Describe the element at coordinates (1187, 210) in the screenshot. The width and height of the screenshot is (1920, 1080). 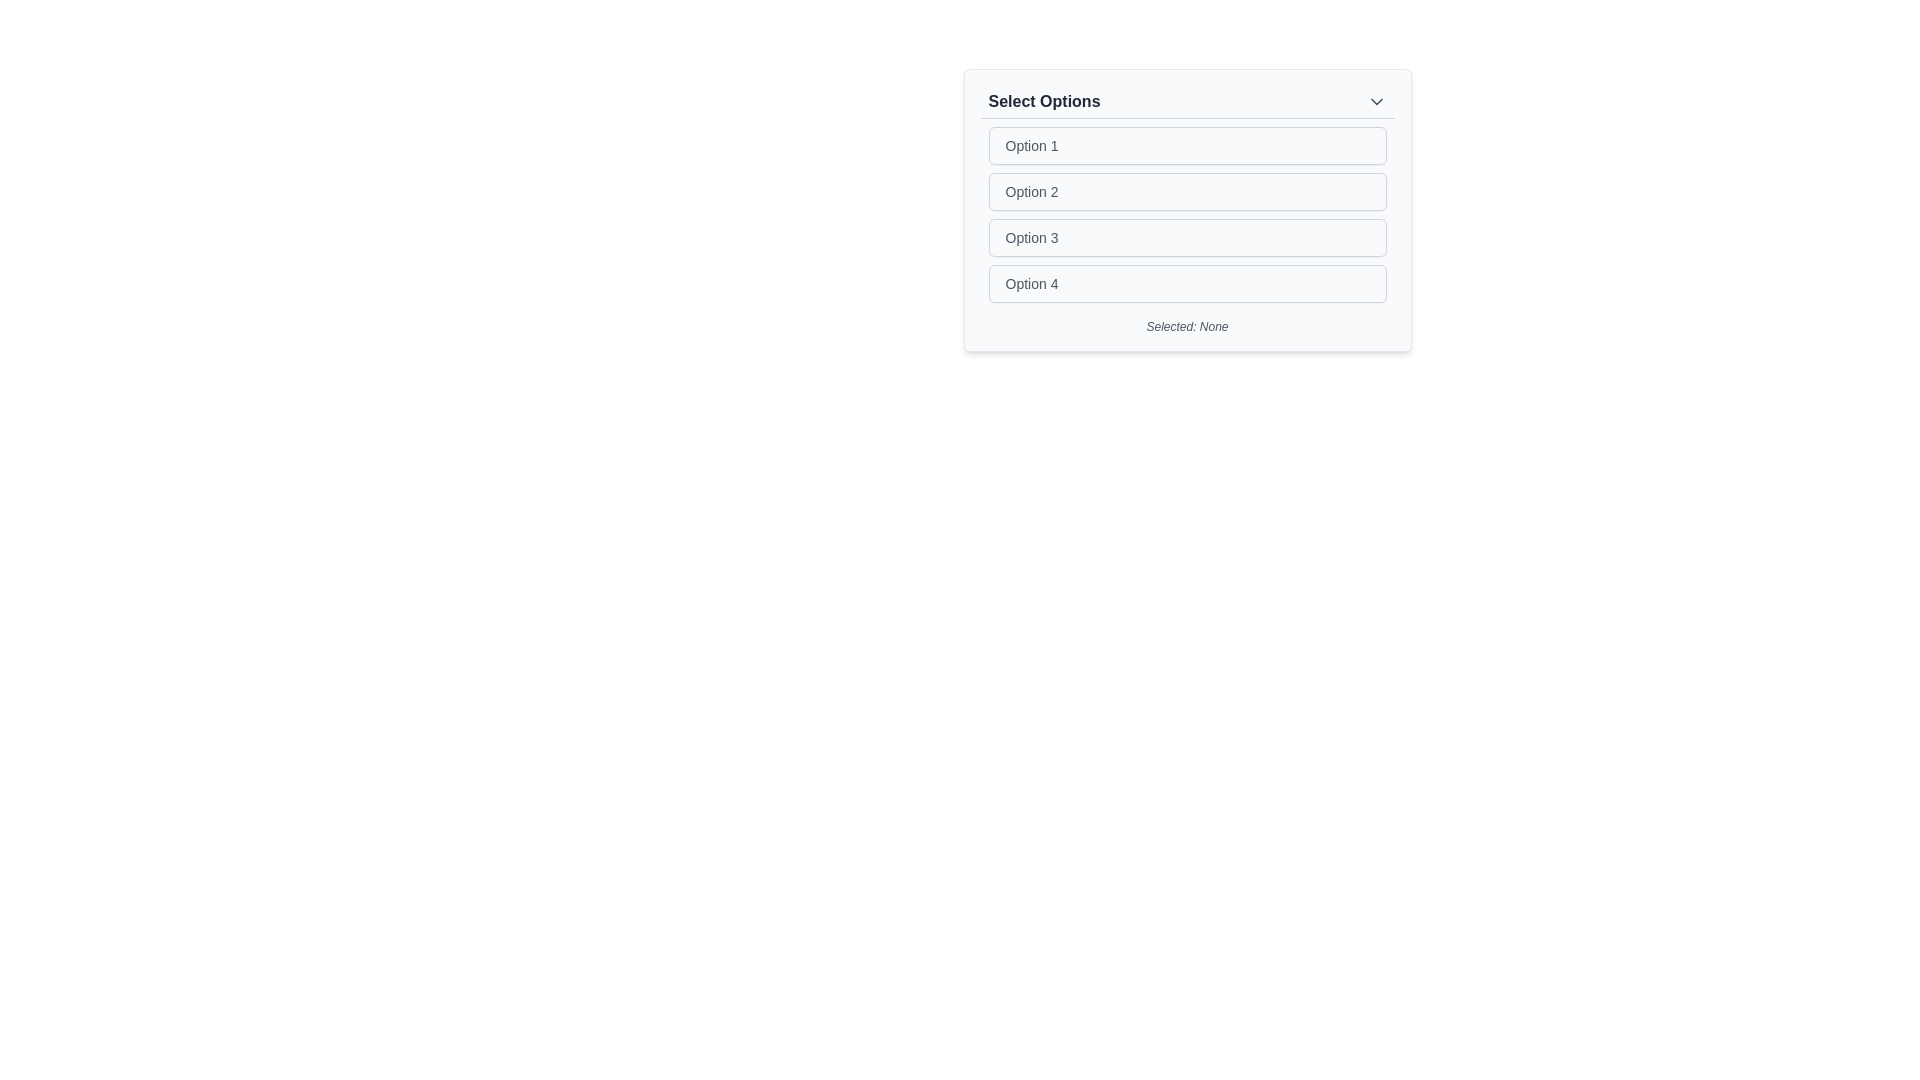
I see `the second option labeled 'Option 2' in the dropdown menu titled 'Select Options'` at that location.